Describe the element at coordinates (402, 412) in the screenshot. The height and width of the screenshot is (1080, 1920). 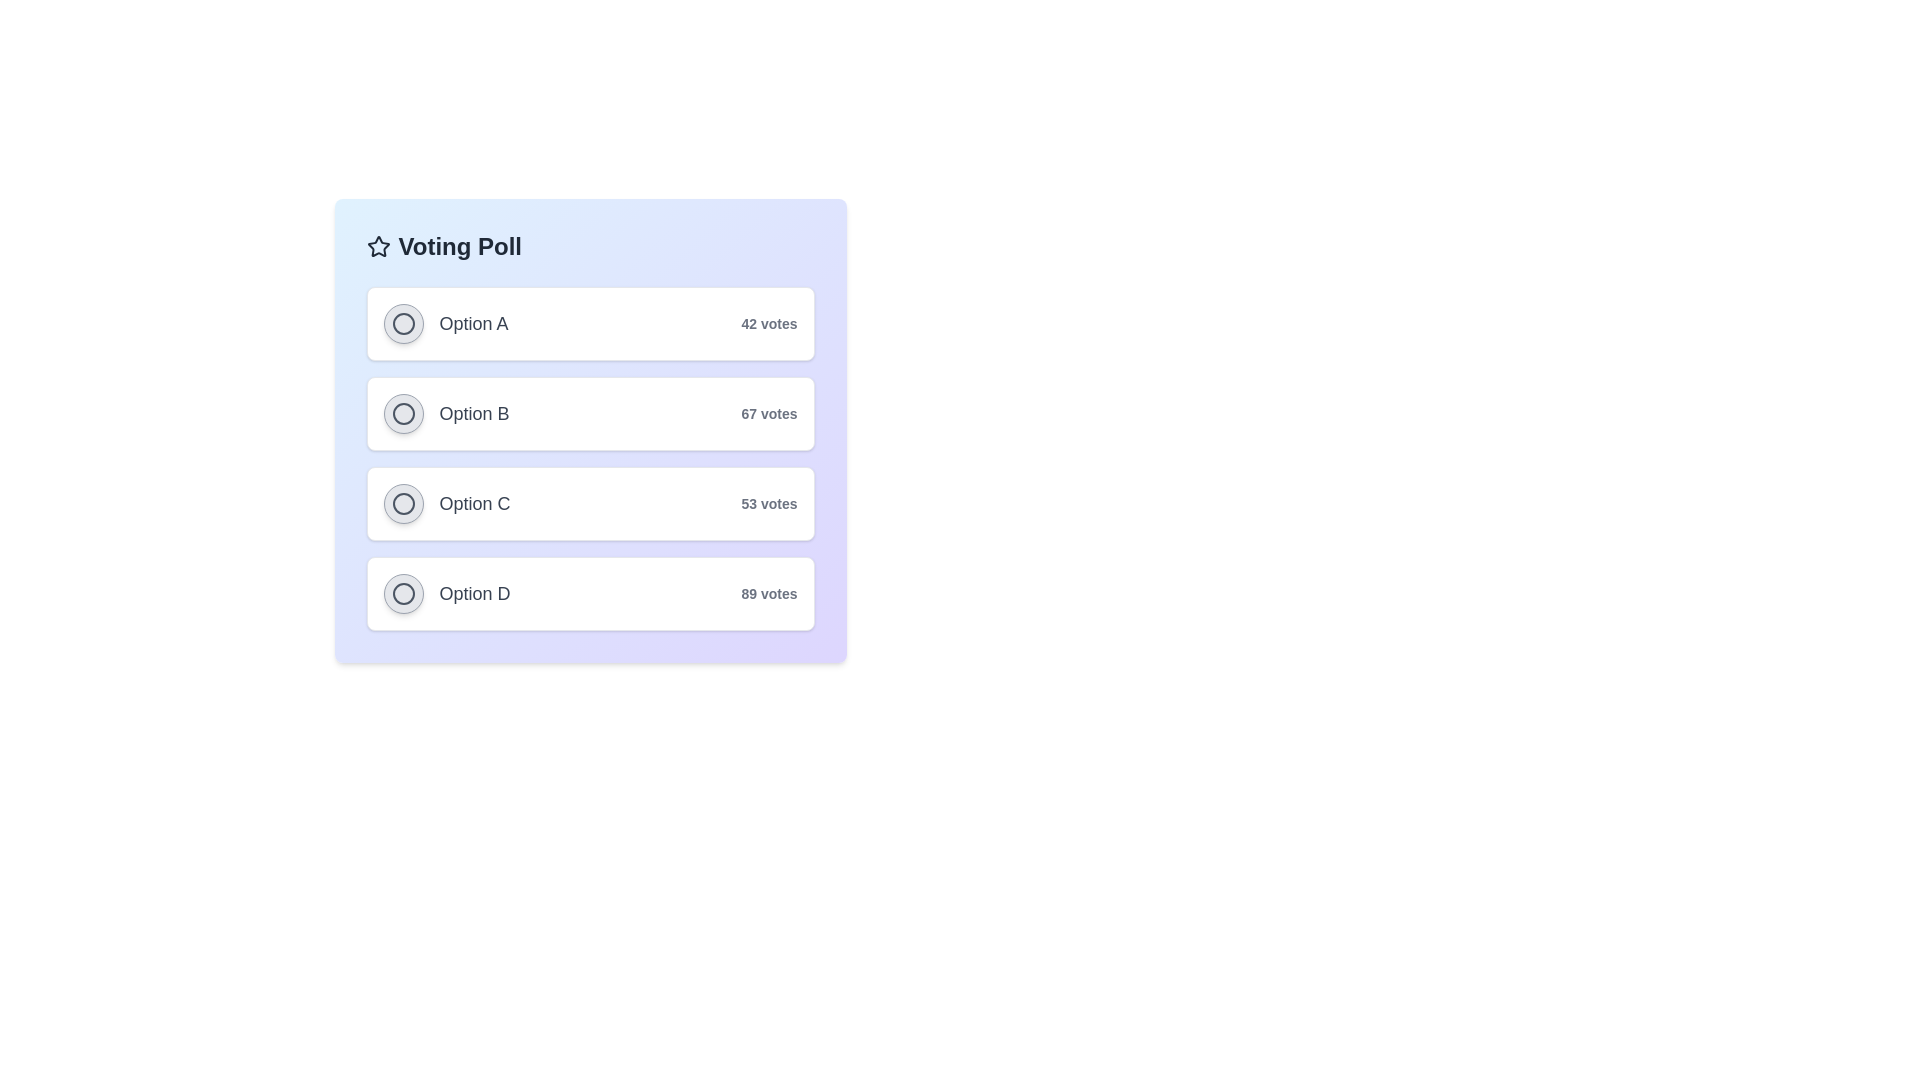
I see `the radio button for 'Option B', which is a circular light gray button with a dark gray border` at that location.